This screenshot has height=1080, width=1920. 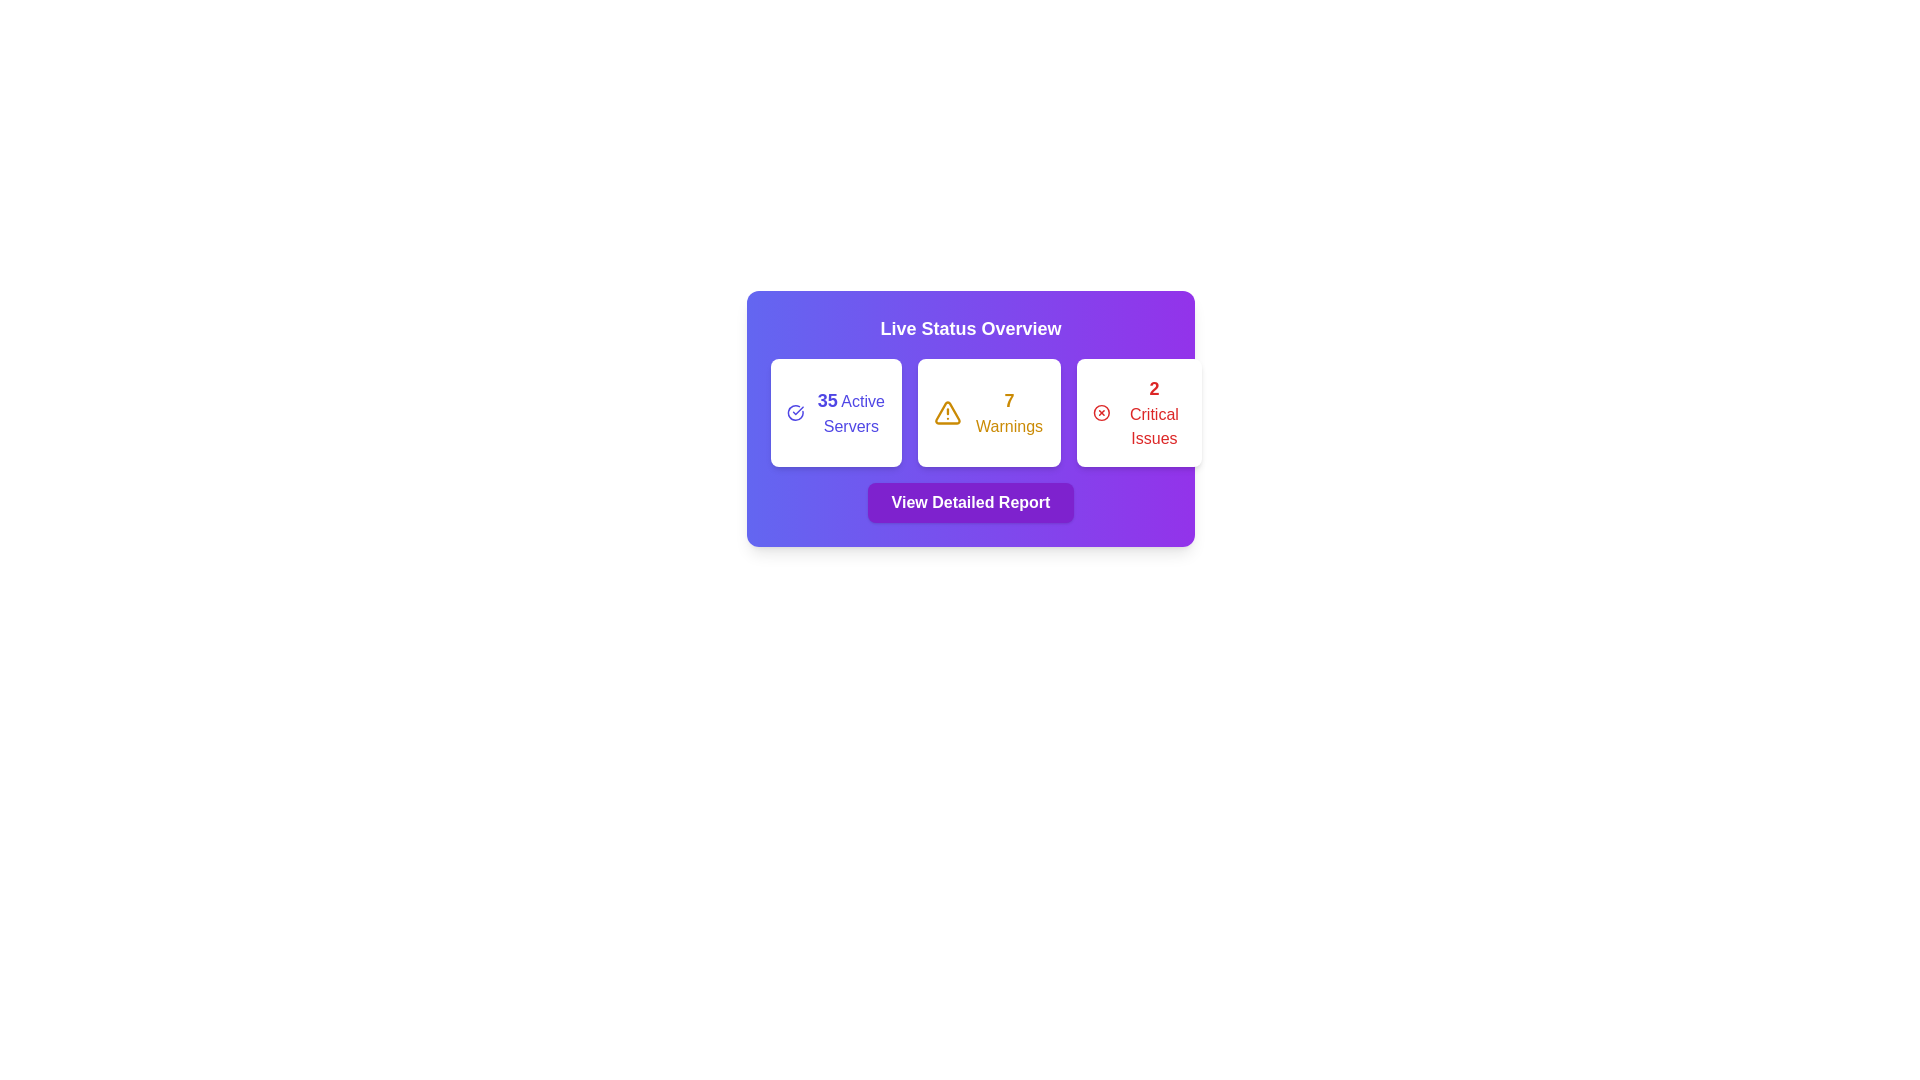 What do you see at coordinates (1139, 411) in the screenshot?
I see `the status indicator in the rightmost position of the Informational panel within the 'Live Status Overview' to obtain more details about the critical issues` at bounding box center [1139, 411].